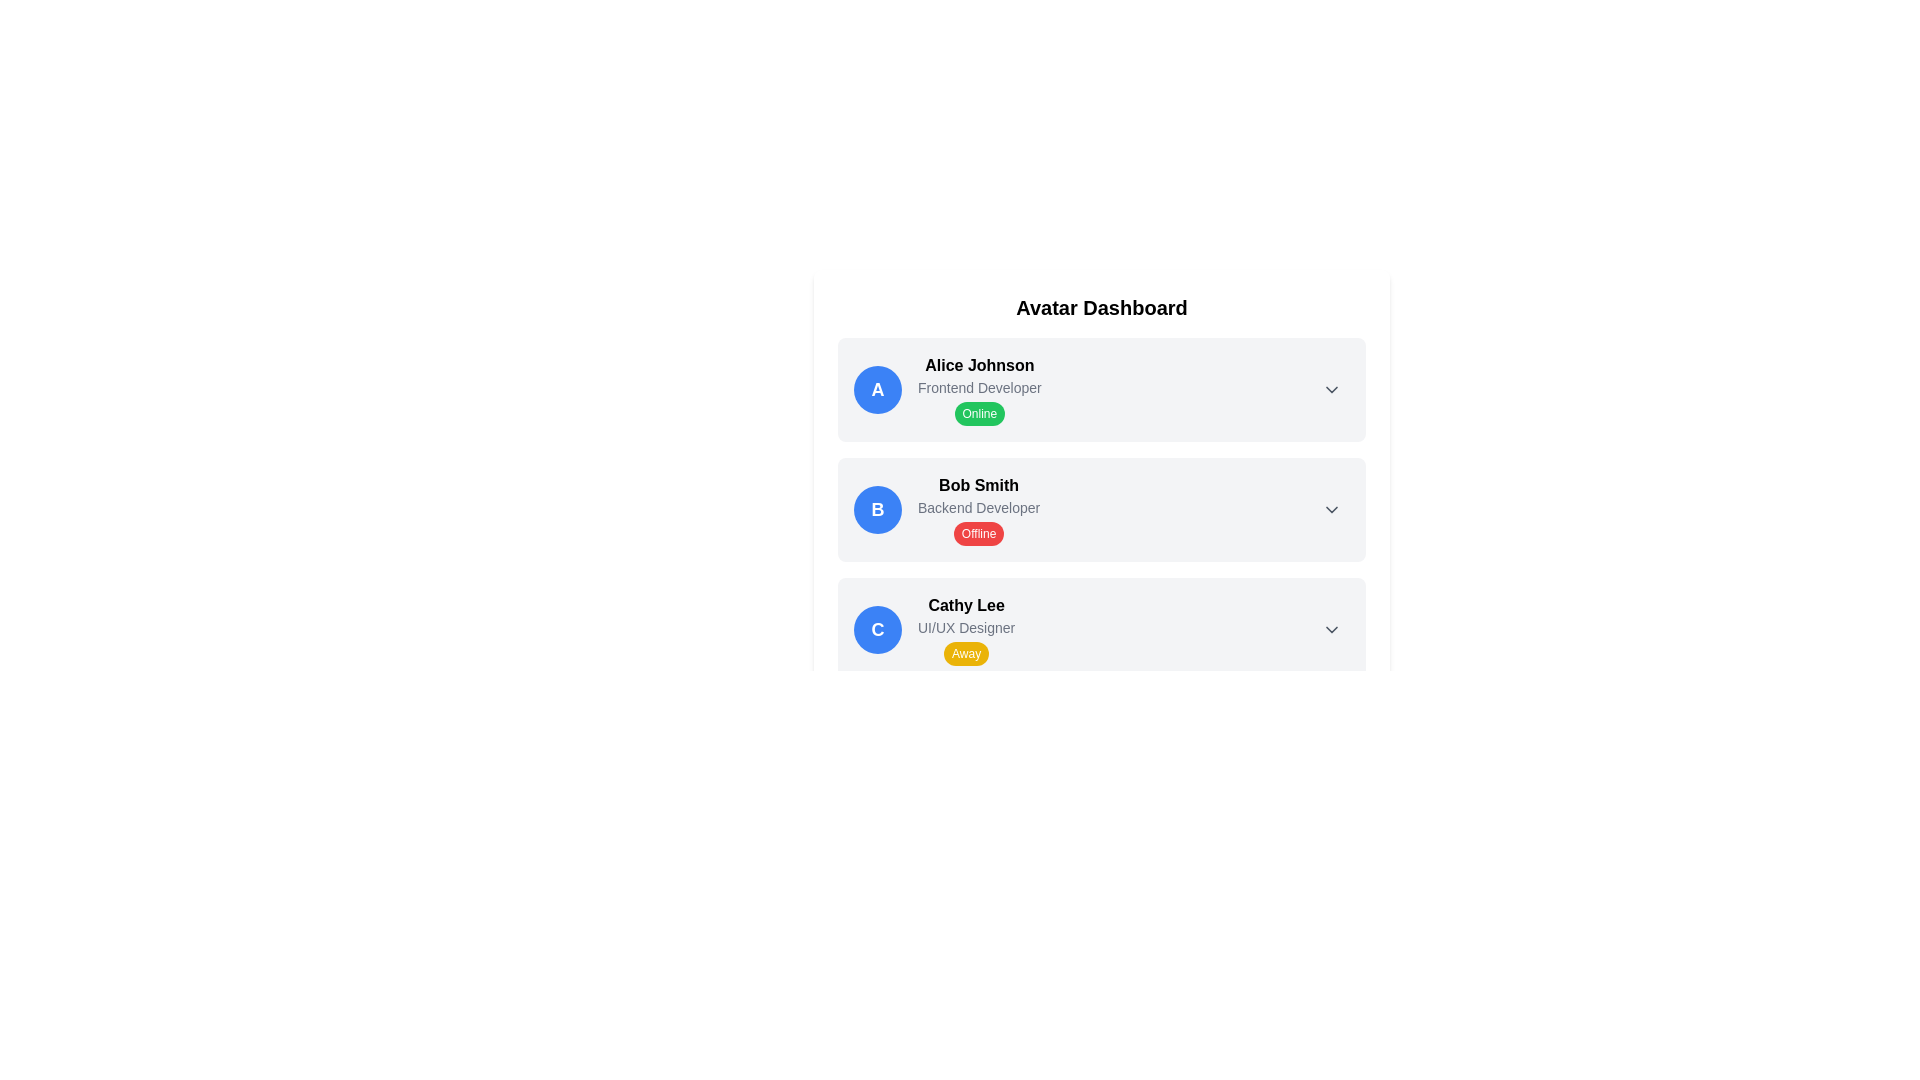 The image size is (1920, 1080). Describe the element at coordinates (878, 389) in the screenshot. I see `the circular avatar with a blue background and a white uppercase 'A'` at that location.